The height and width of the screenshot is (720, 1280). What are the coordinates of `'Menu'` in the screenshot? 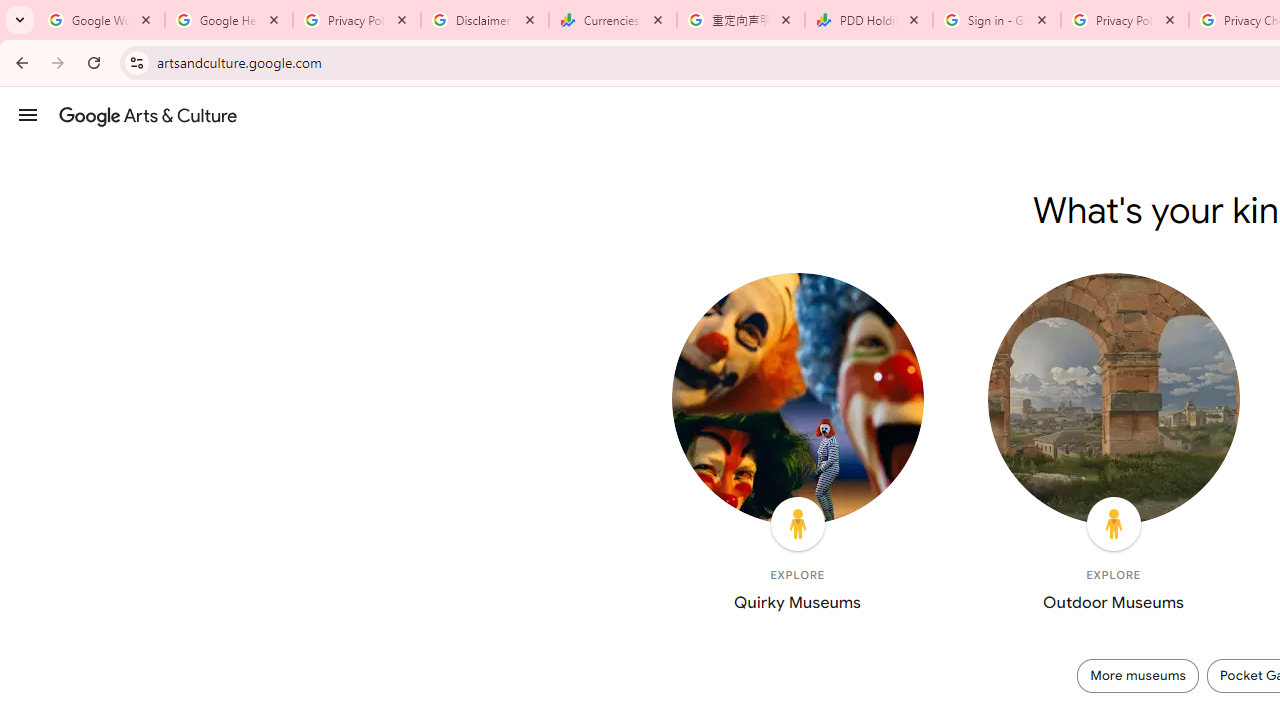 It's located at (28, 114).